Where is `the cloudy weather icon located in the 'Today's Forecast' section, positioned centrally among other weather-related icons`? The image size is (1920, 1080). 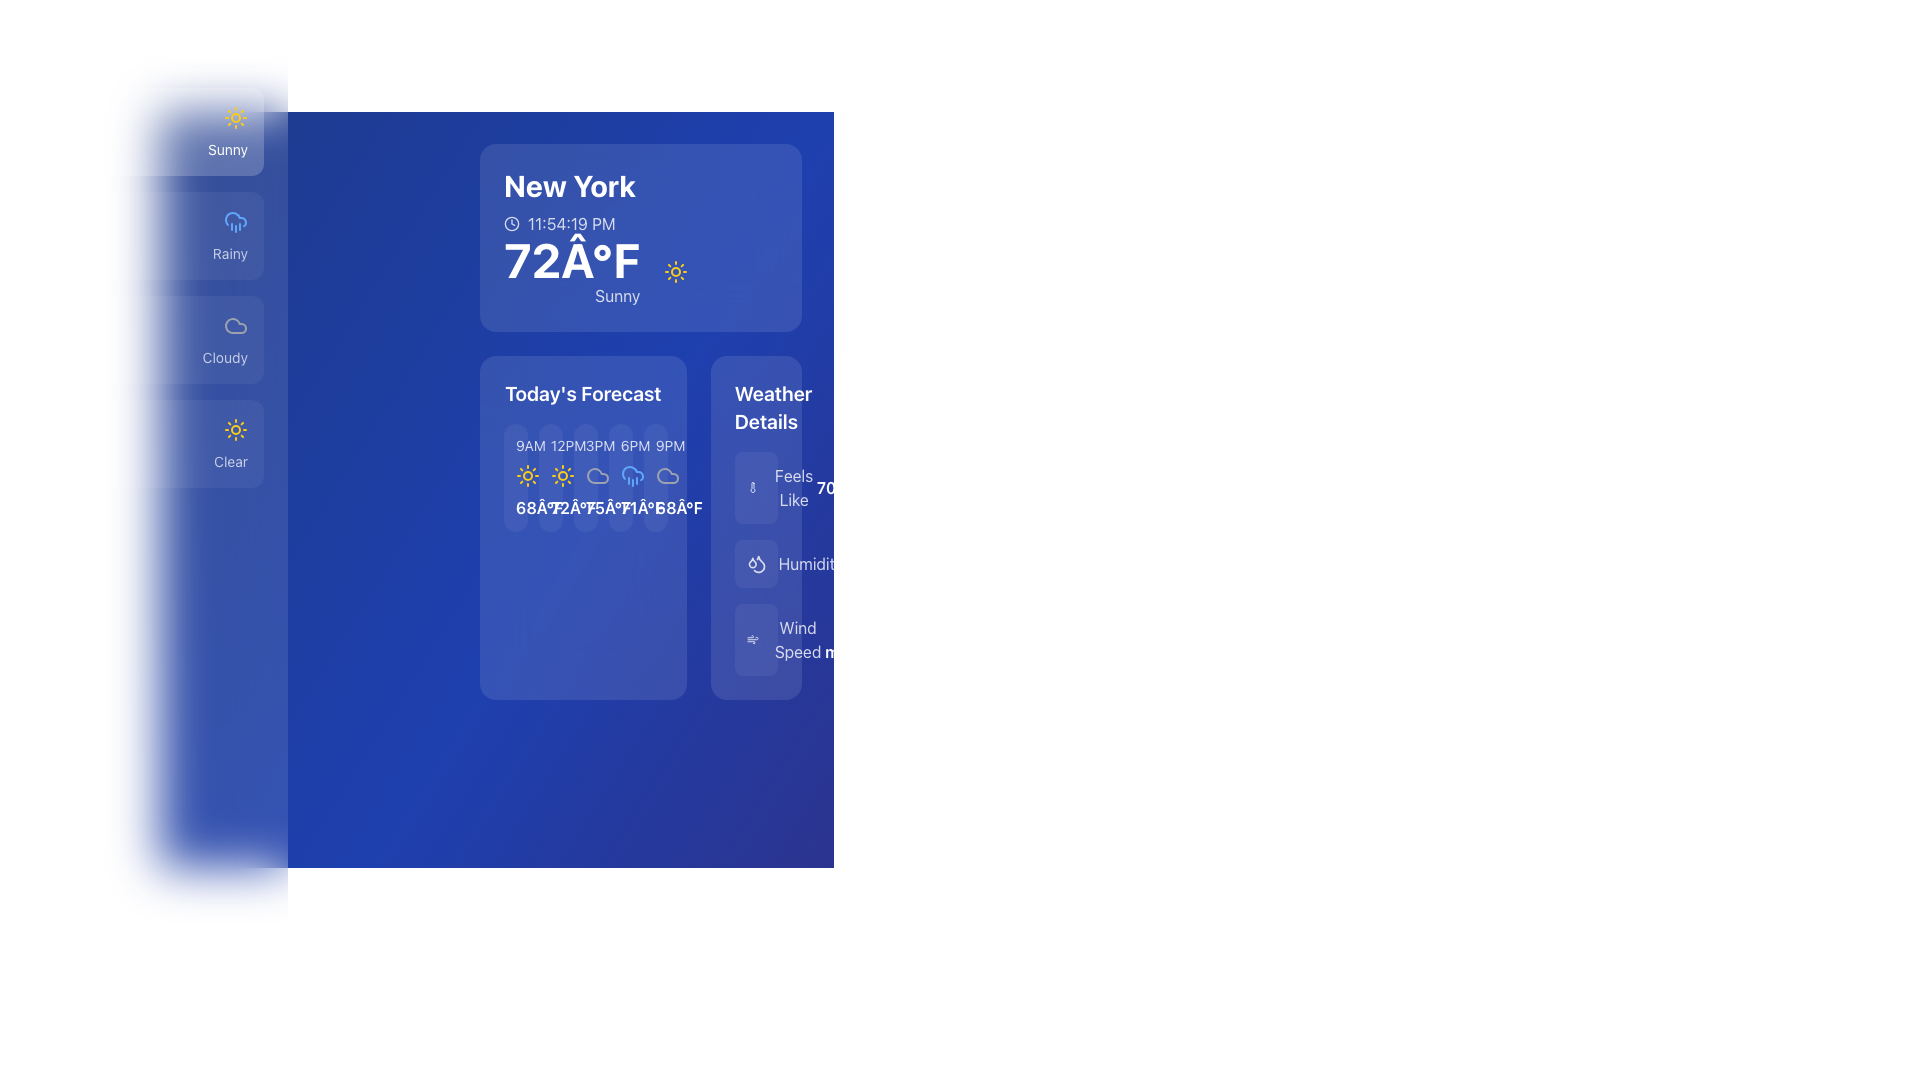 the cloudy weather icon located in the 'Today's Forecast' section, positioned centrally among other weather-related icons is located at coordinates (596, 475).